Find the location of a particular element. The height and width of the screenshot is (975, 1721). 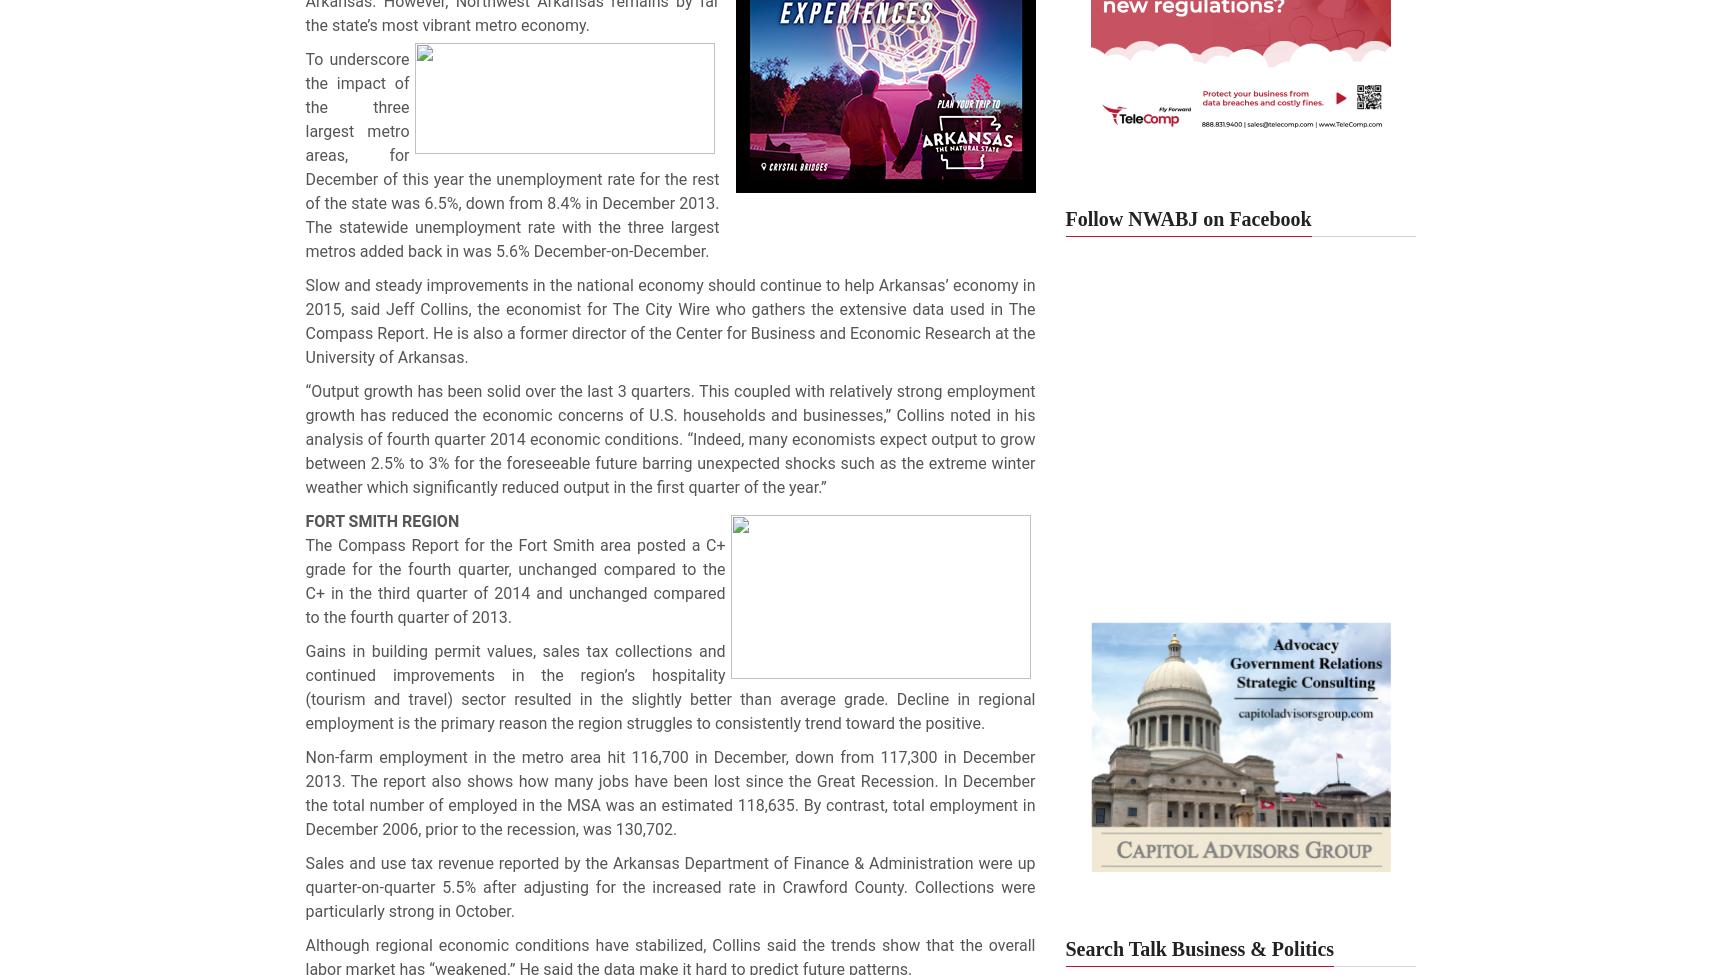

'To underscore the impact of the three largest metro areas, for December of this year the unemployment rate for the rest of the state was 6.5%, down from 8.4% in December 2013. The statewide unemployment rate with the three largest metros added back in was 5.6% December-on-December.' is located at coordinates (511, 154).